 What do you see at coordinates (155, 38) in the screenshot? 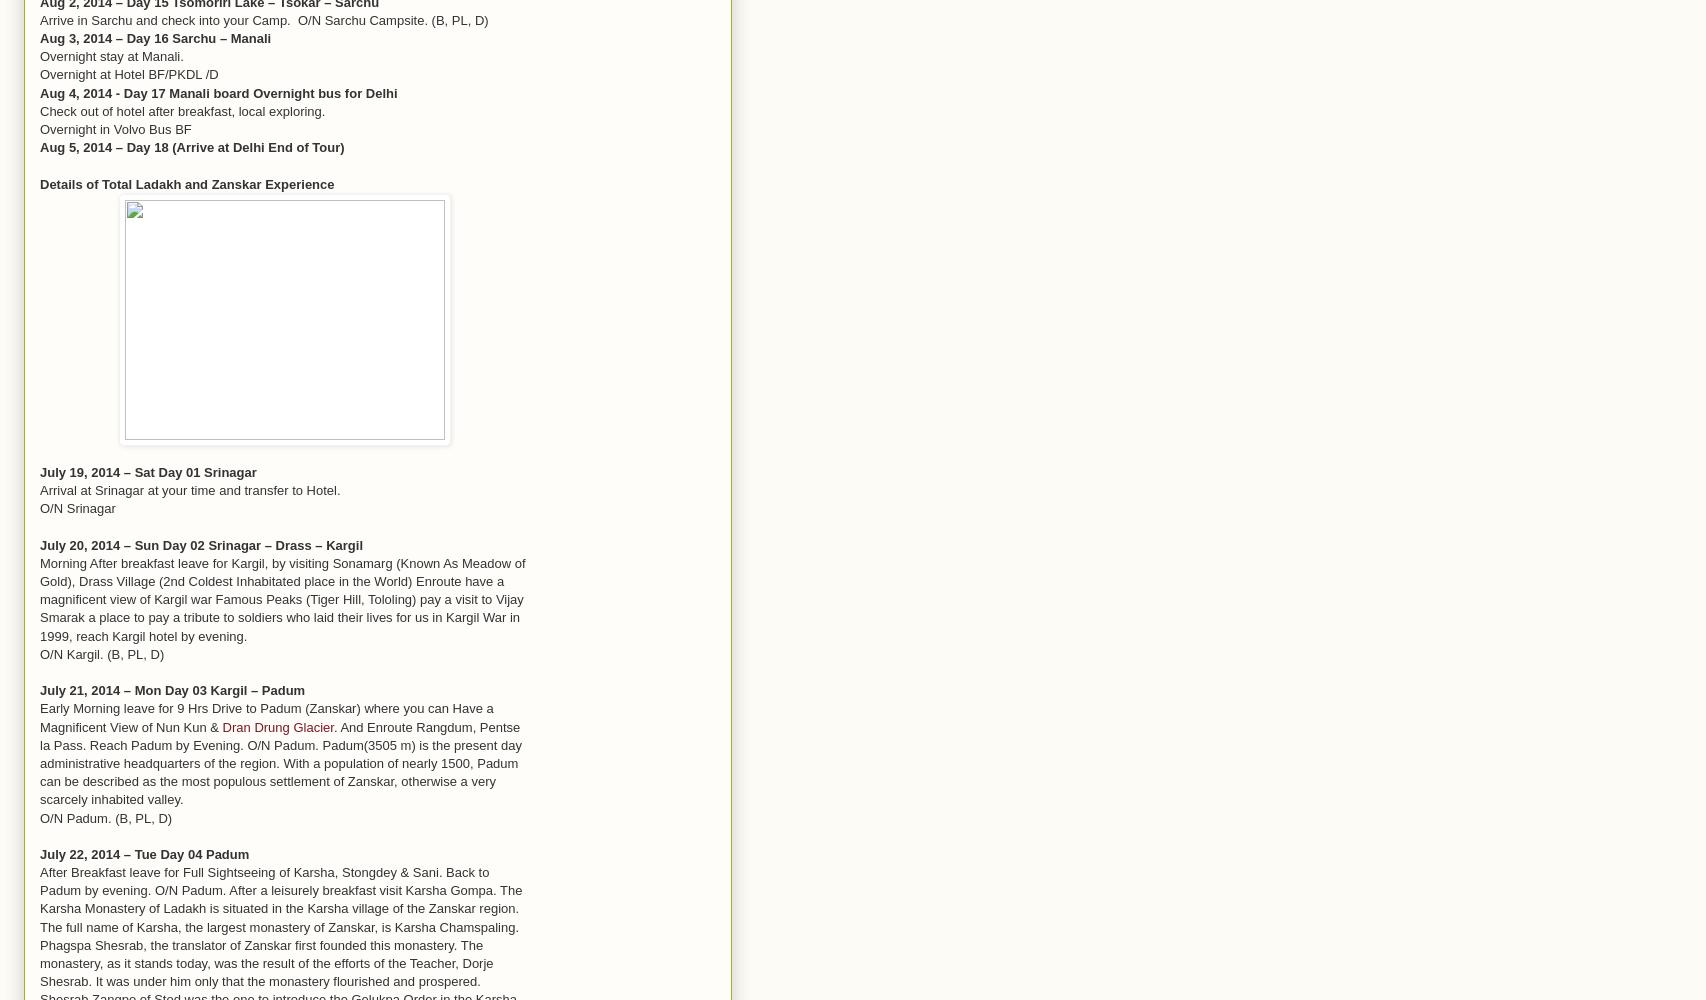
I see `'Aug 3, 2014 – Day 16 Sarchu – Manali'` at bounding box center [155, 38].